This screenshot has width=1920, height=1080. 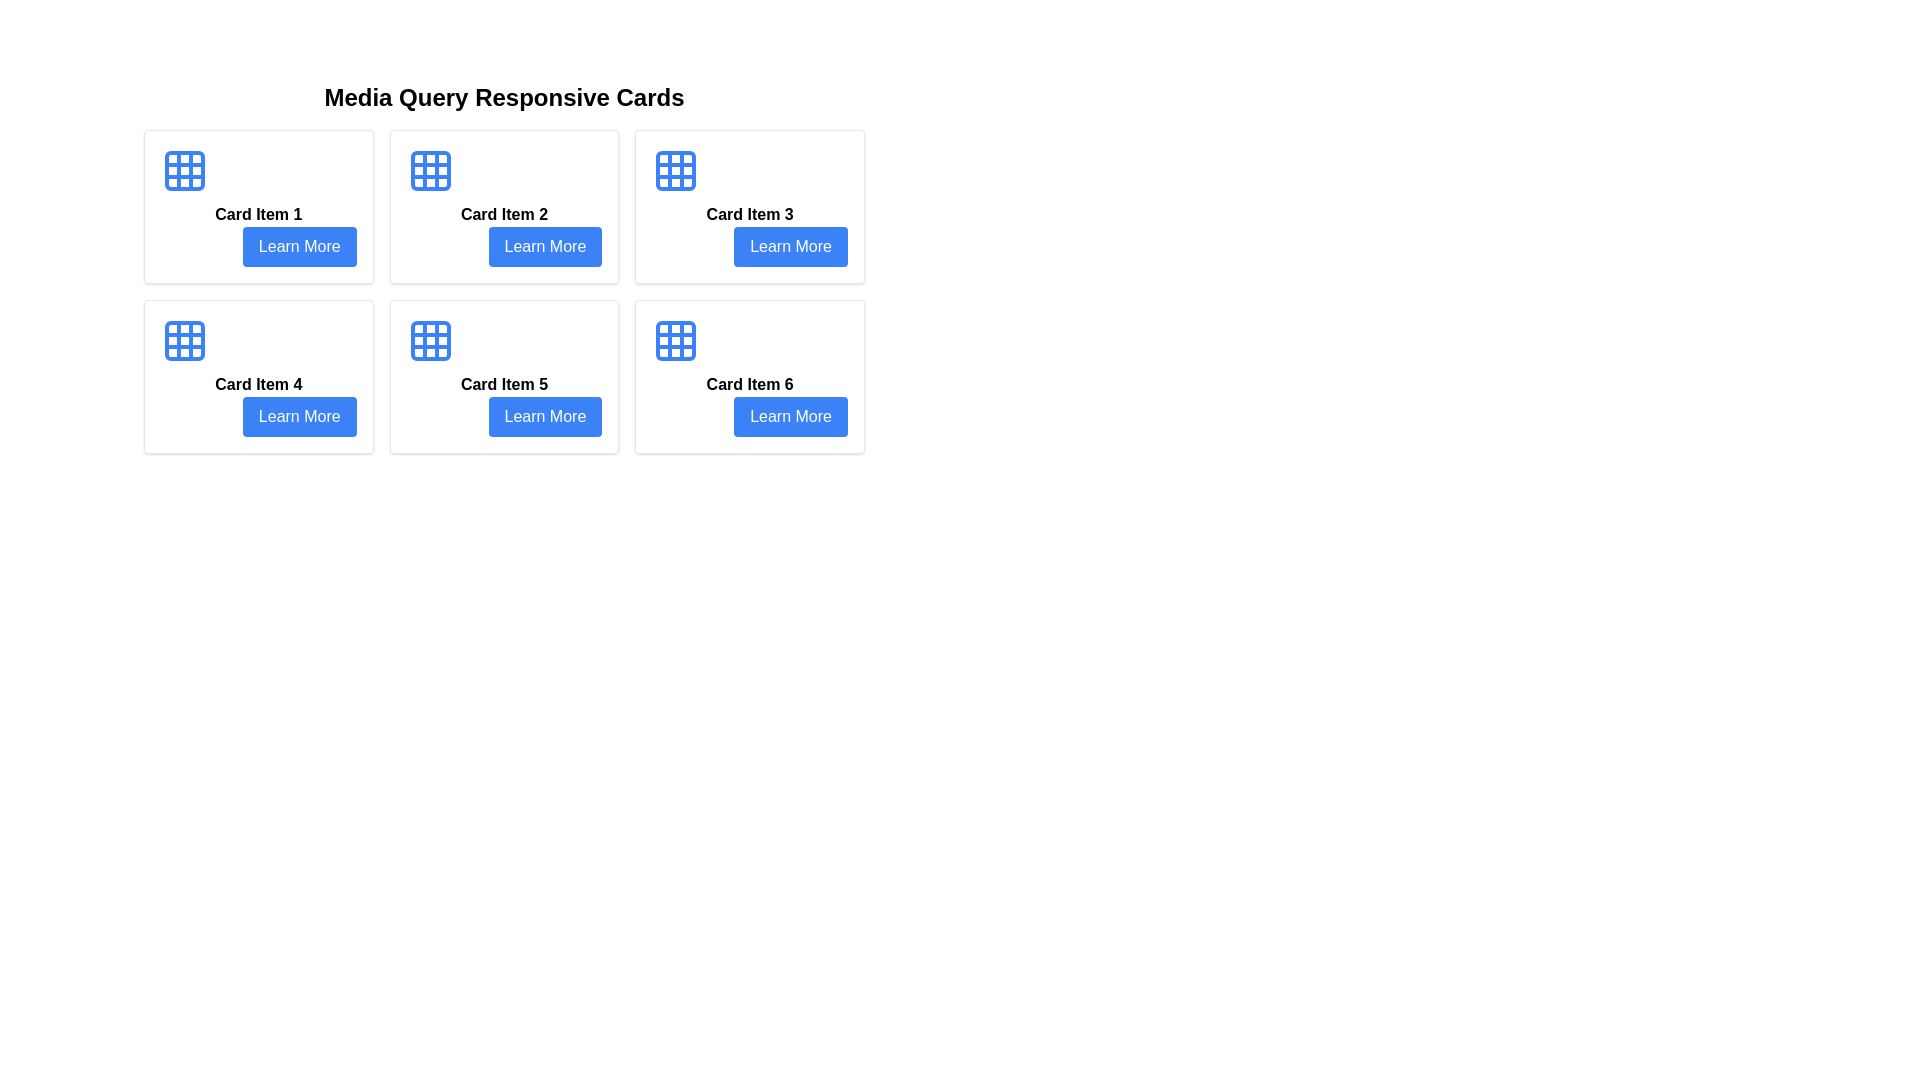 I want to click on the blue icon styled as a 3x3 grid of squares located above the text 'Card Item 5' within its card, so click(x=429, y=339).